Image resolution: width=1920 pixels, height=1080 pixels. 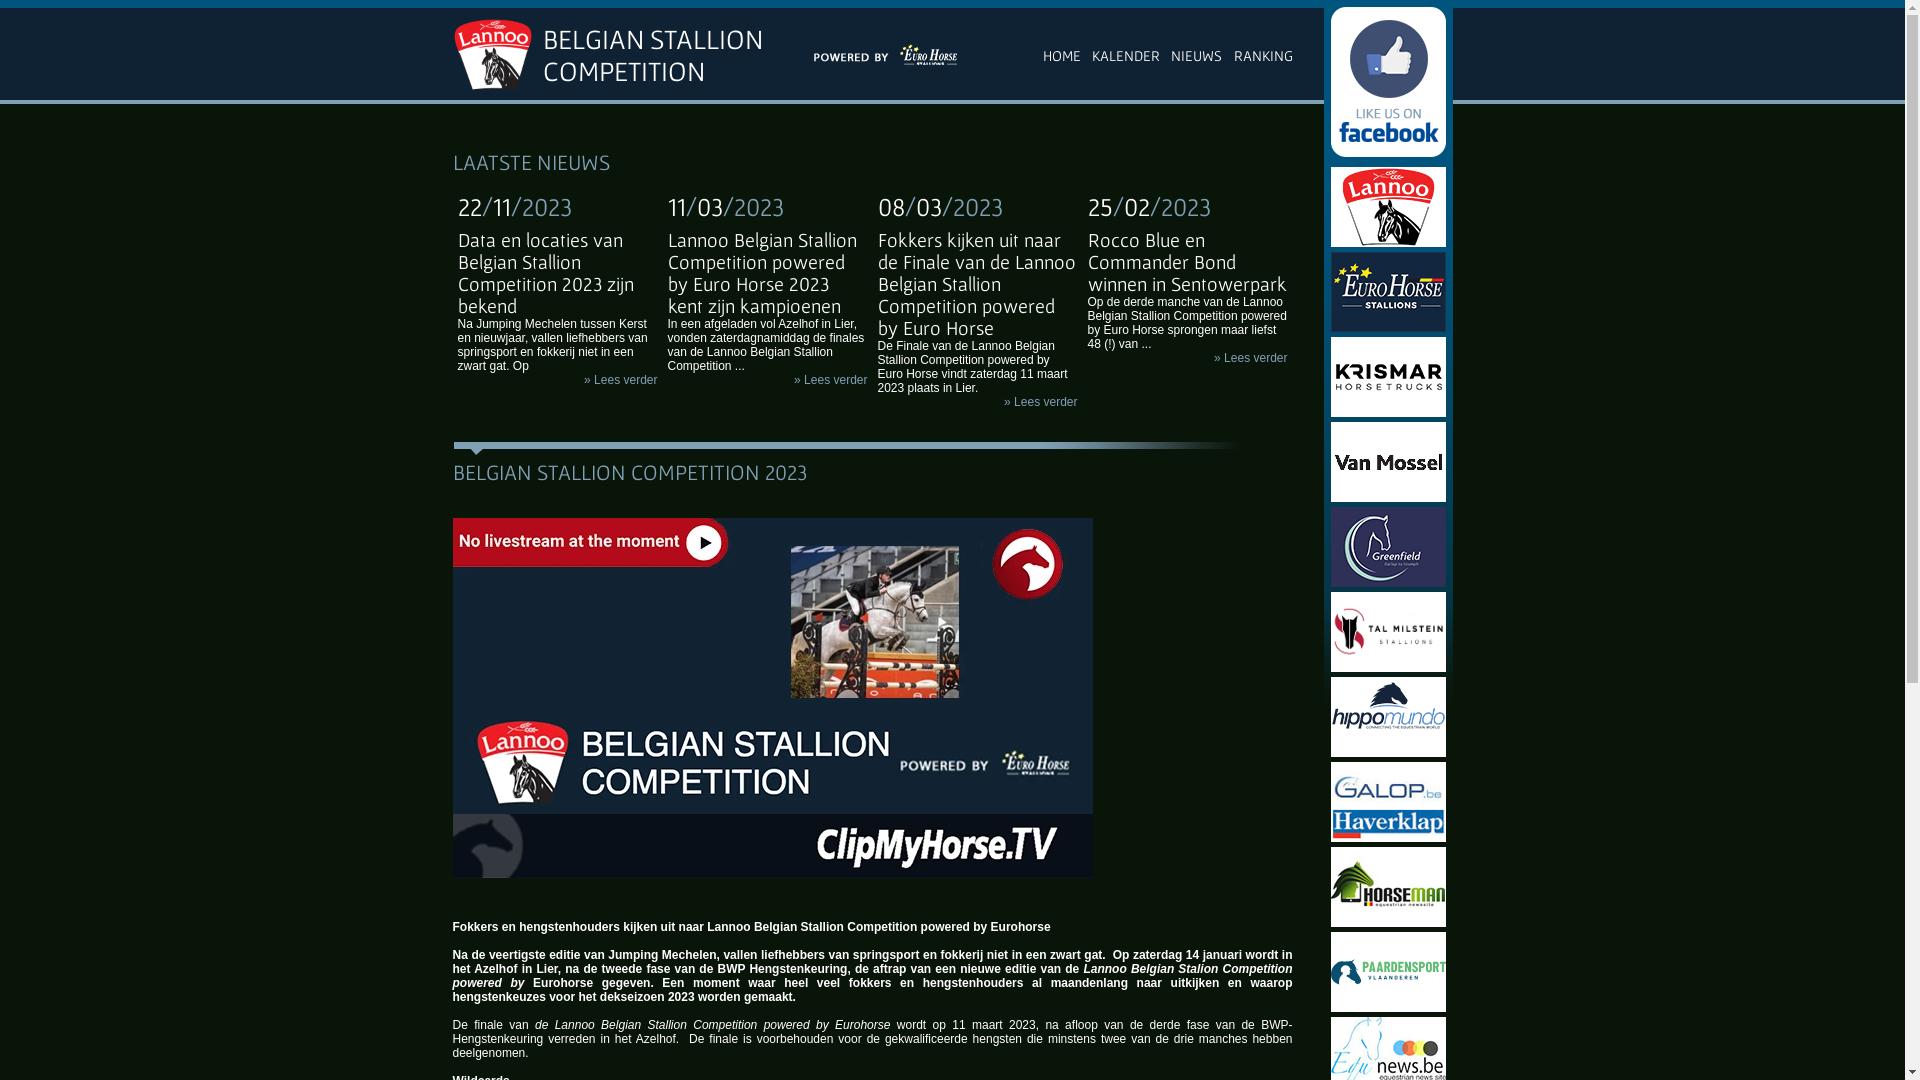 I want to click on 'HOME', so click(x=1060, y=53).